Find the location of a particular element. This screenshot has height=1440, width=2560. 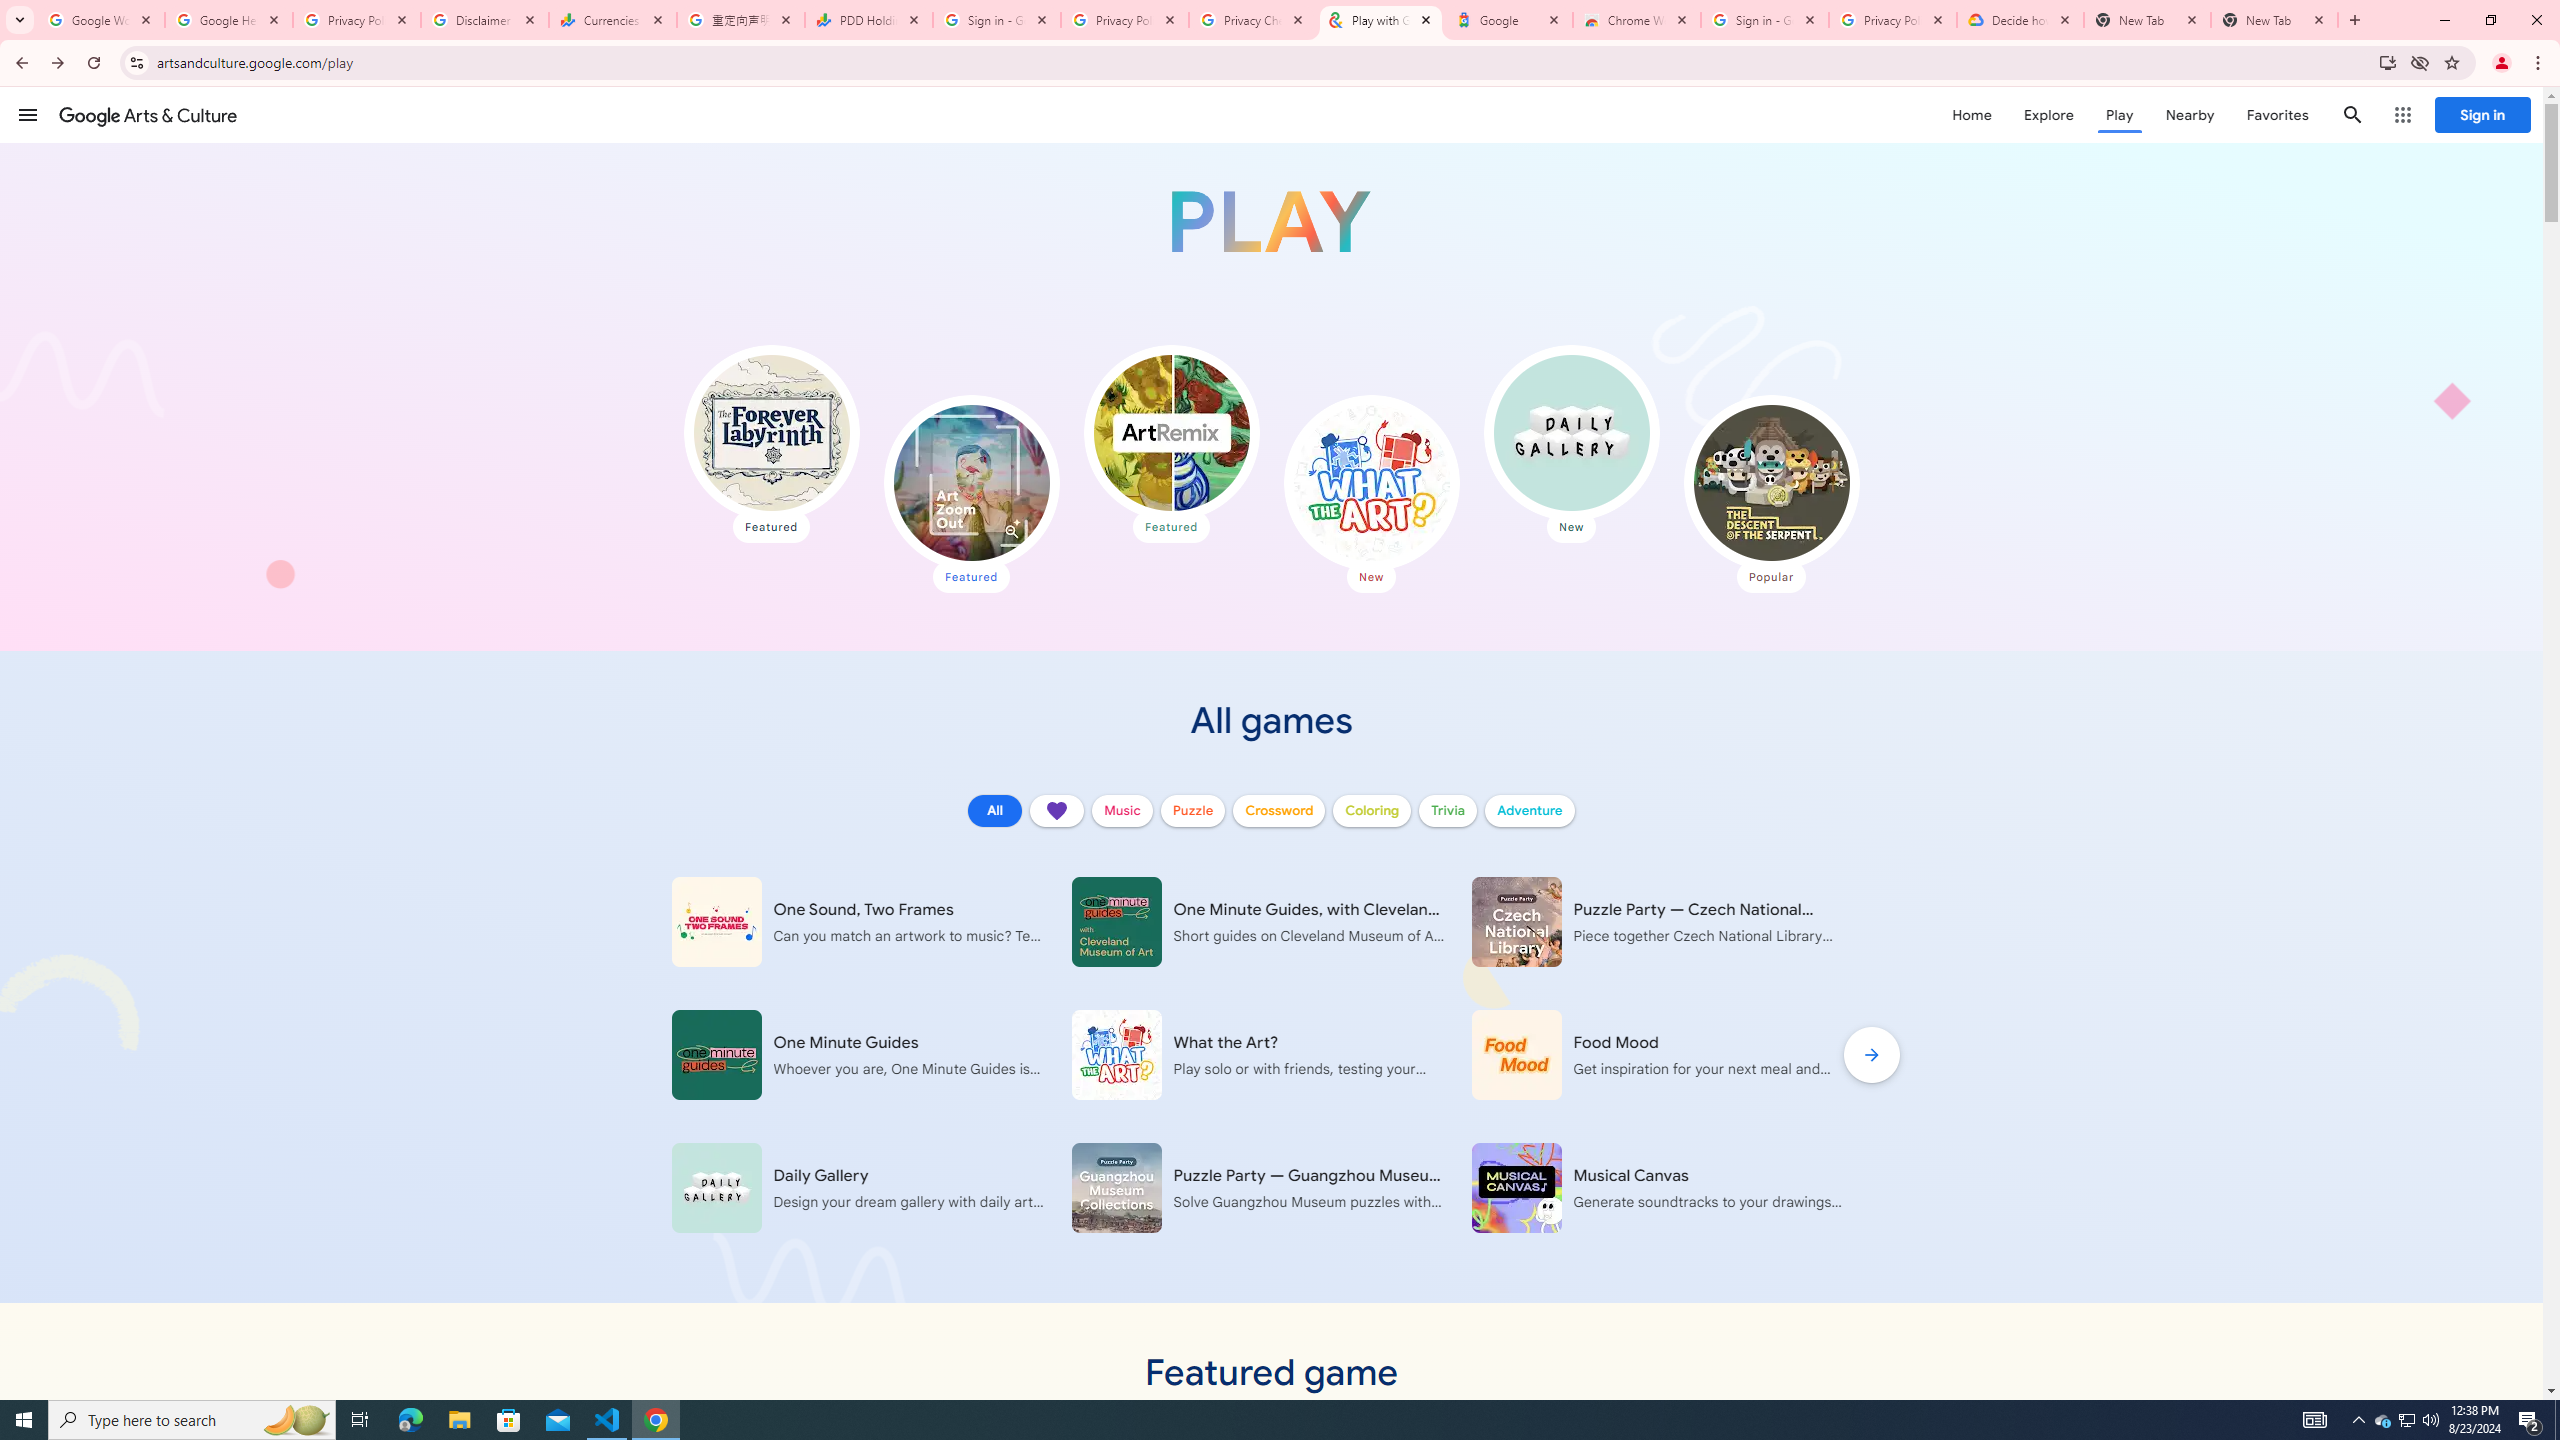

'Google Workspace Admin Community' is located at coordinates (101, 19).